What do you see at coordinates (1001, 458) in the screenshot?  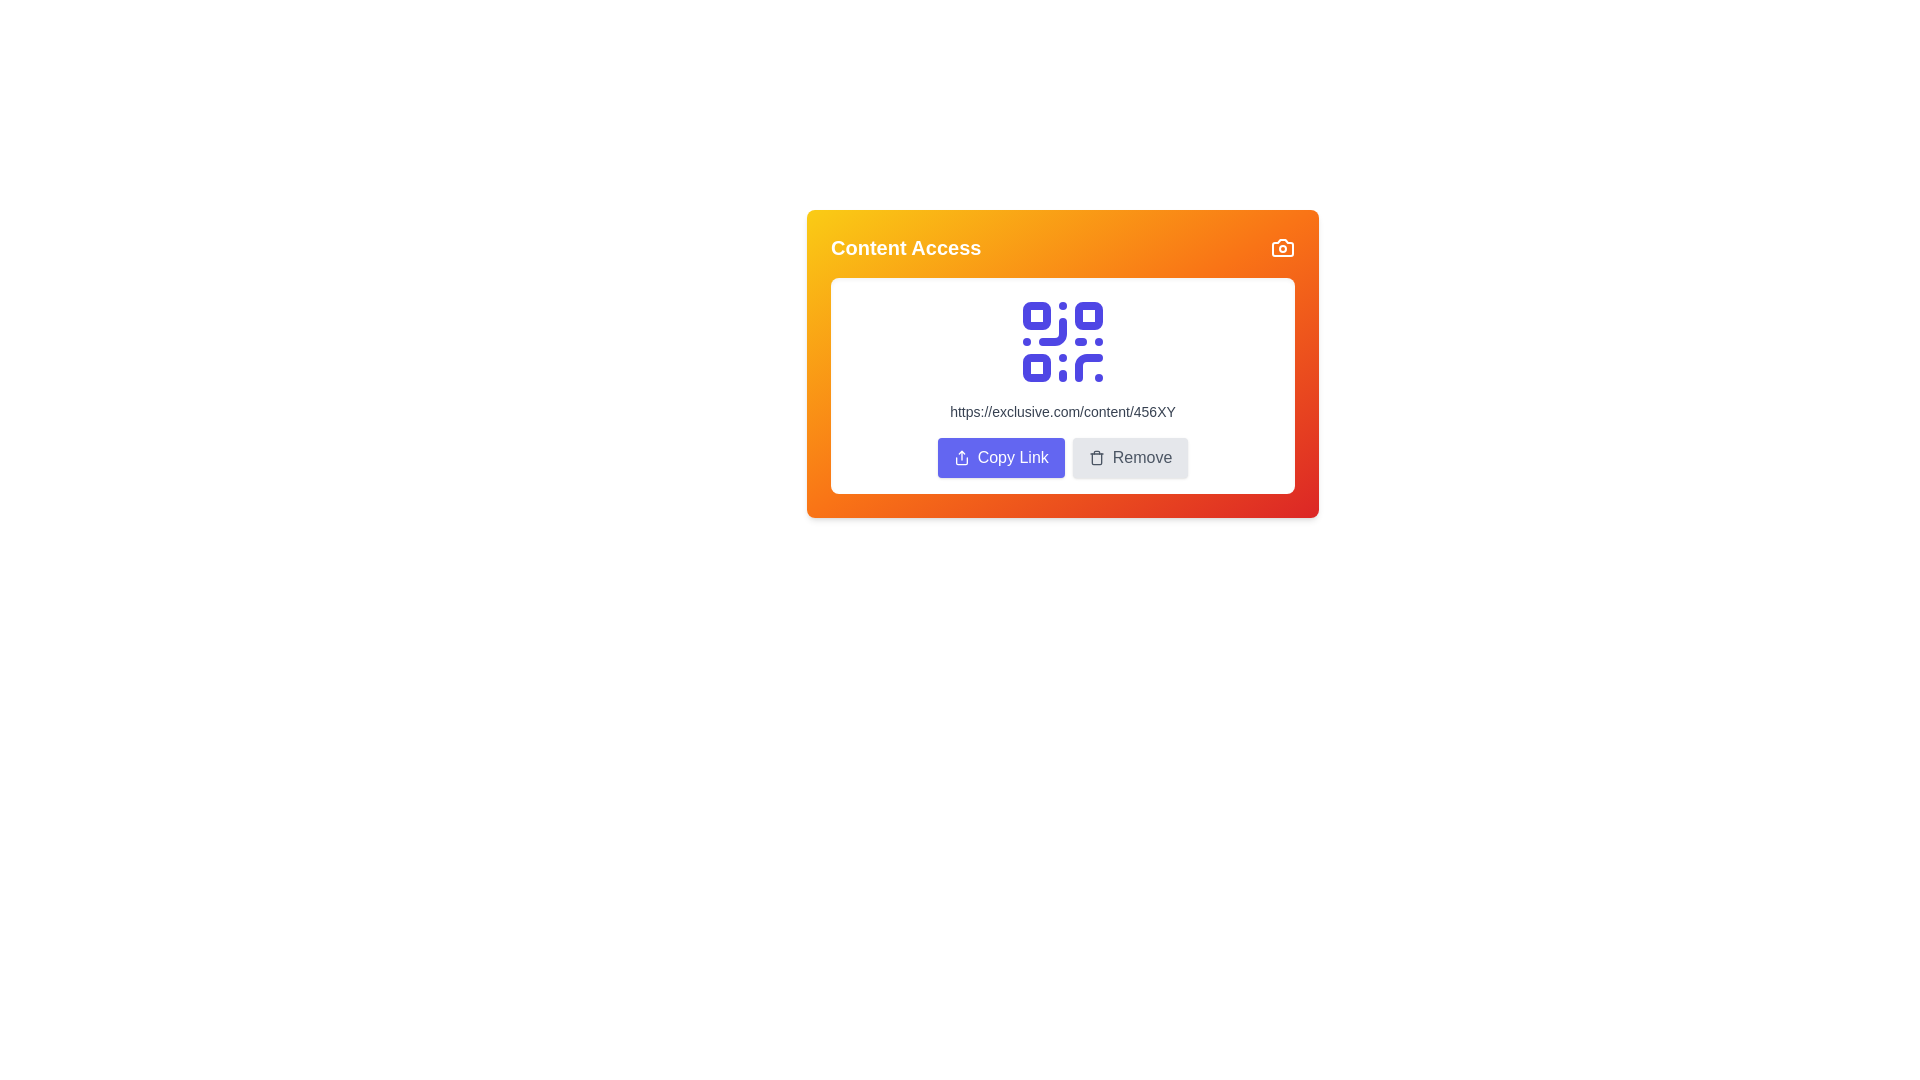 I see `the 'Copy Link' button, which has a bright blue background, rounded corners, and white text, located at the bottom of the 'Content Access' card` at bounding box center [1001, 458].